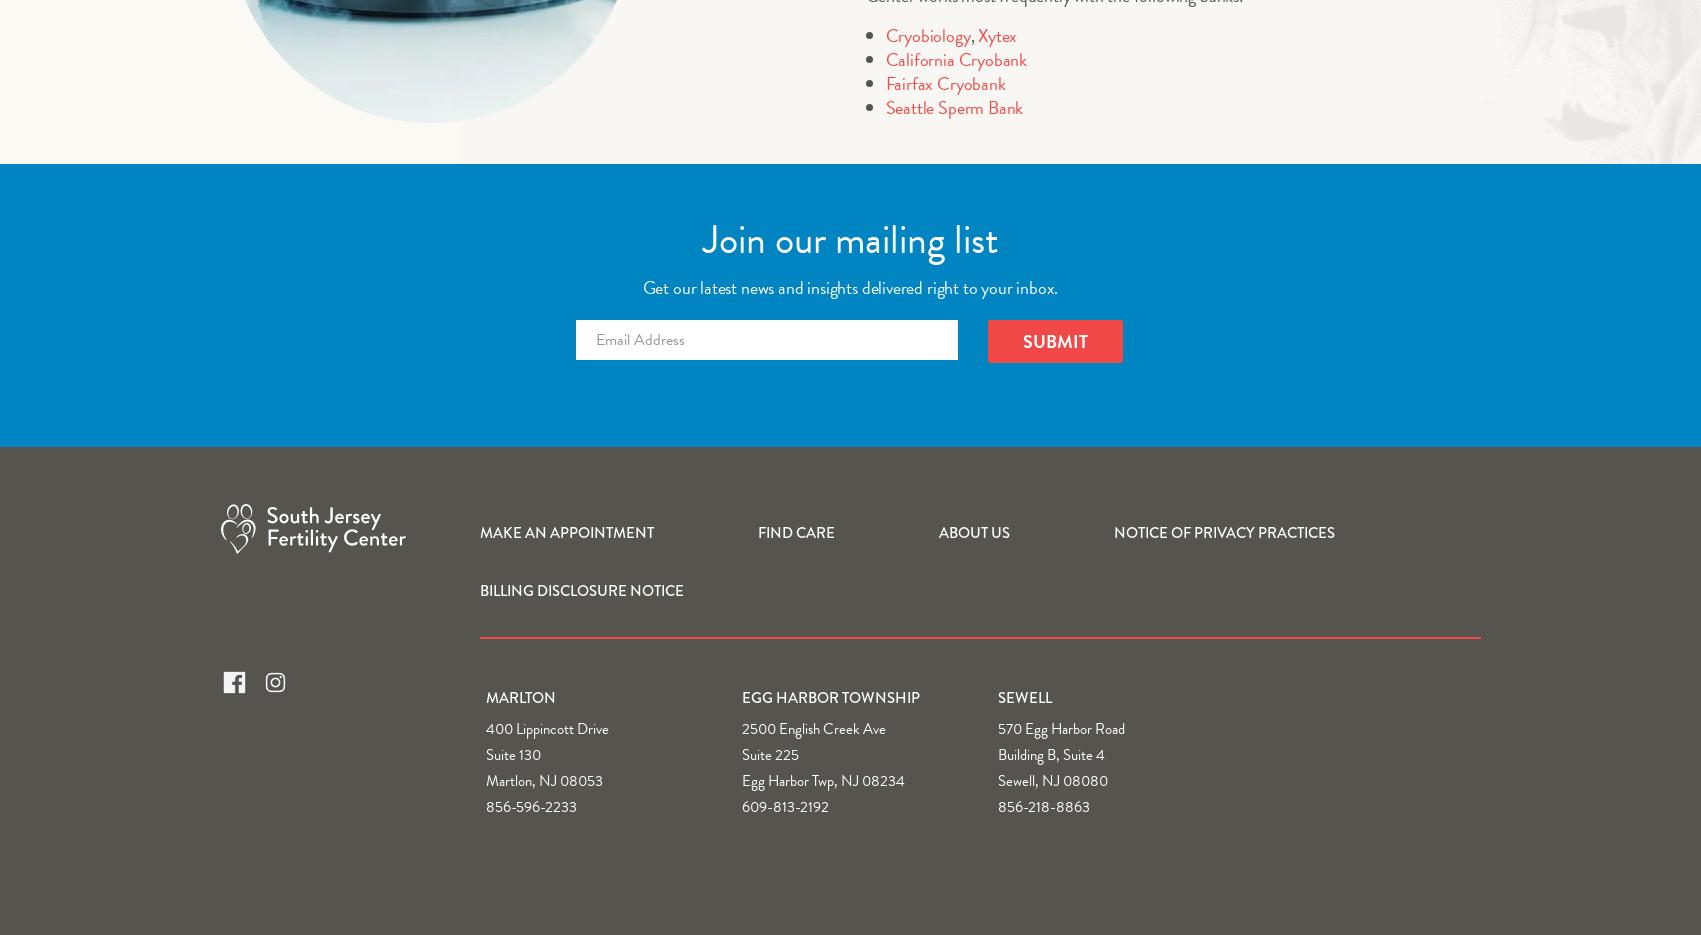  Describe the element at coordinates (1061, 727) in the screenshot. I see `'570 Egg Harbor Road'` at that location.